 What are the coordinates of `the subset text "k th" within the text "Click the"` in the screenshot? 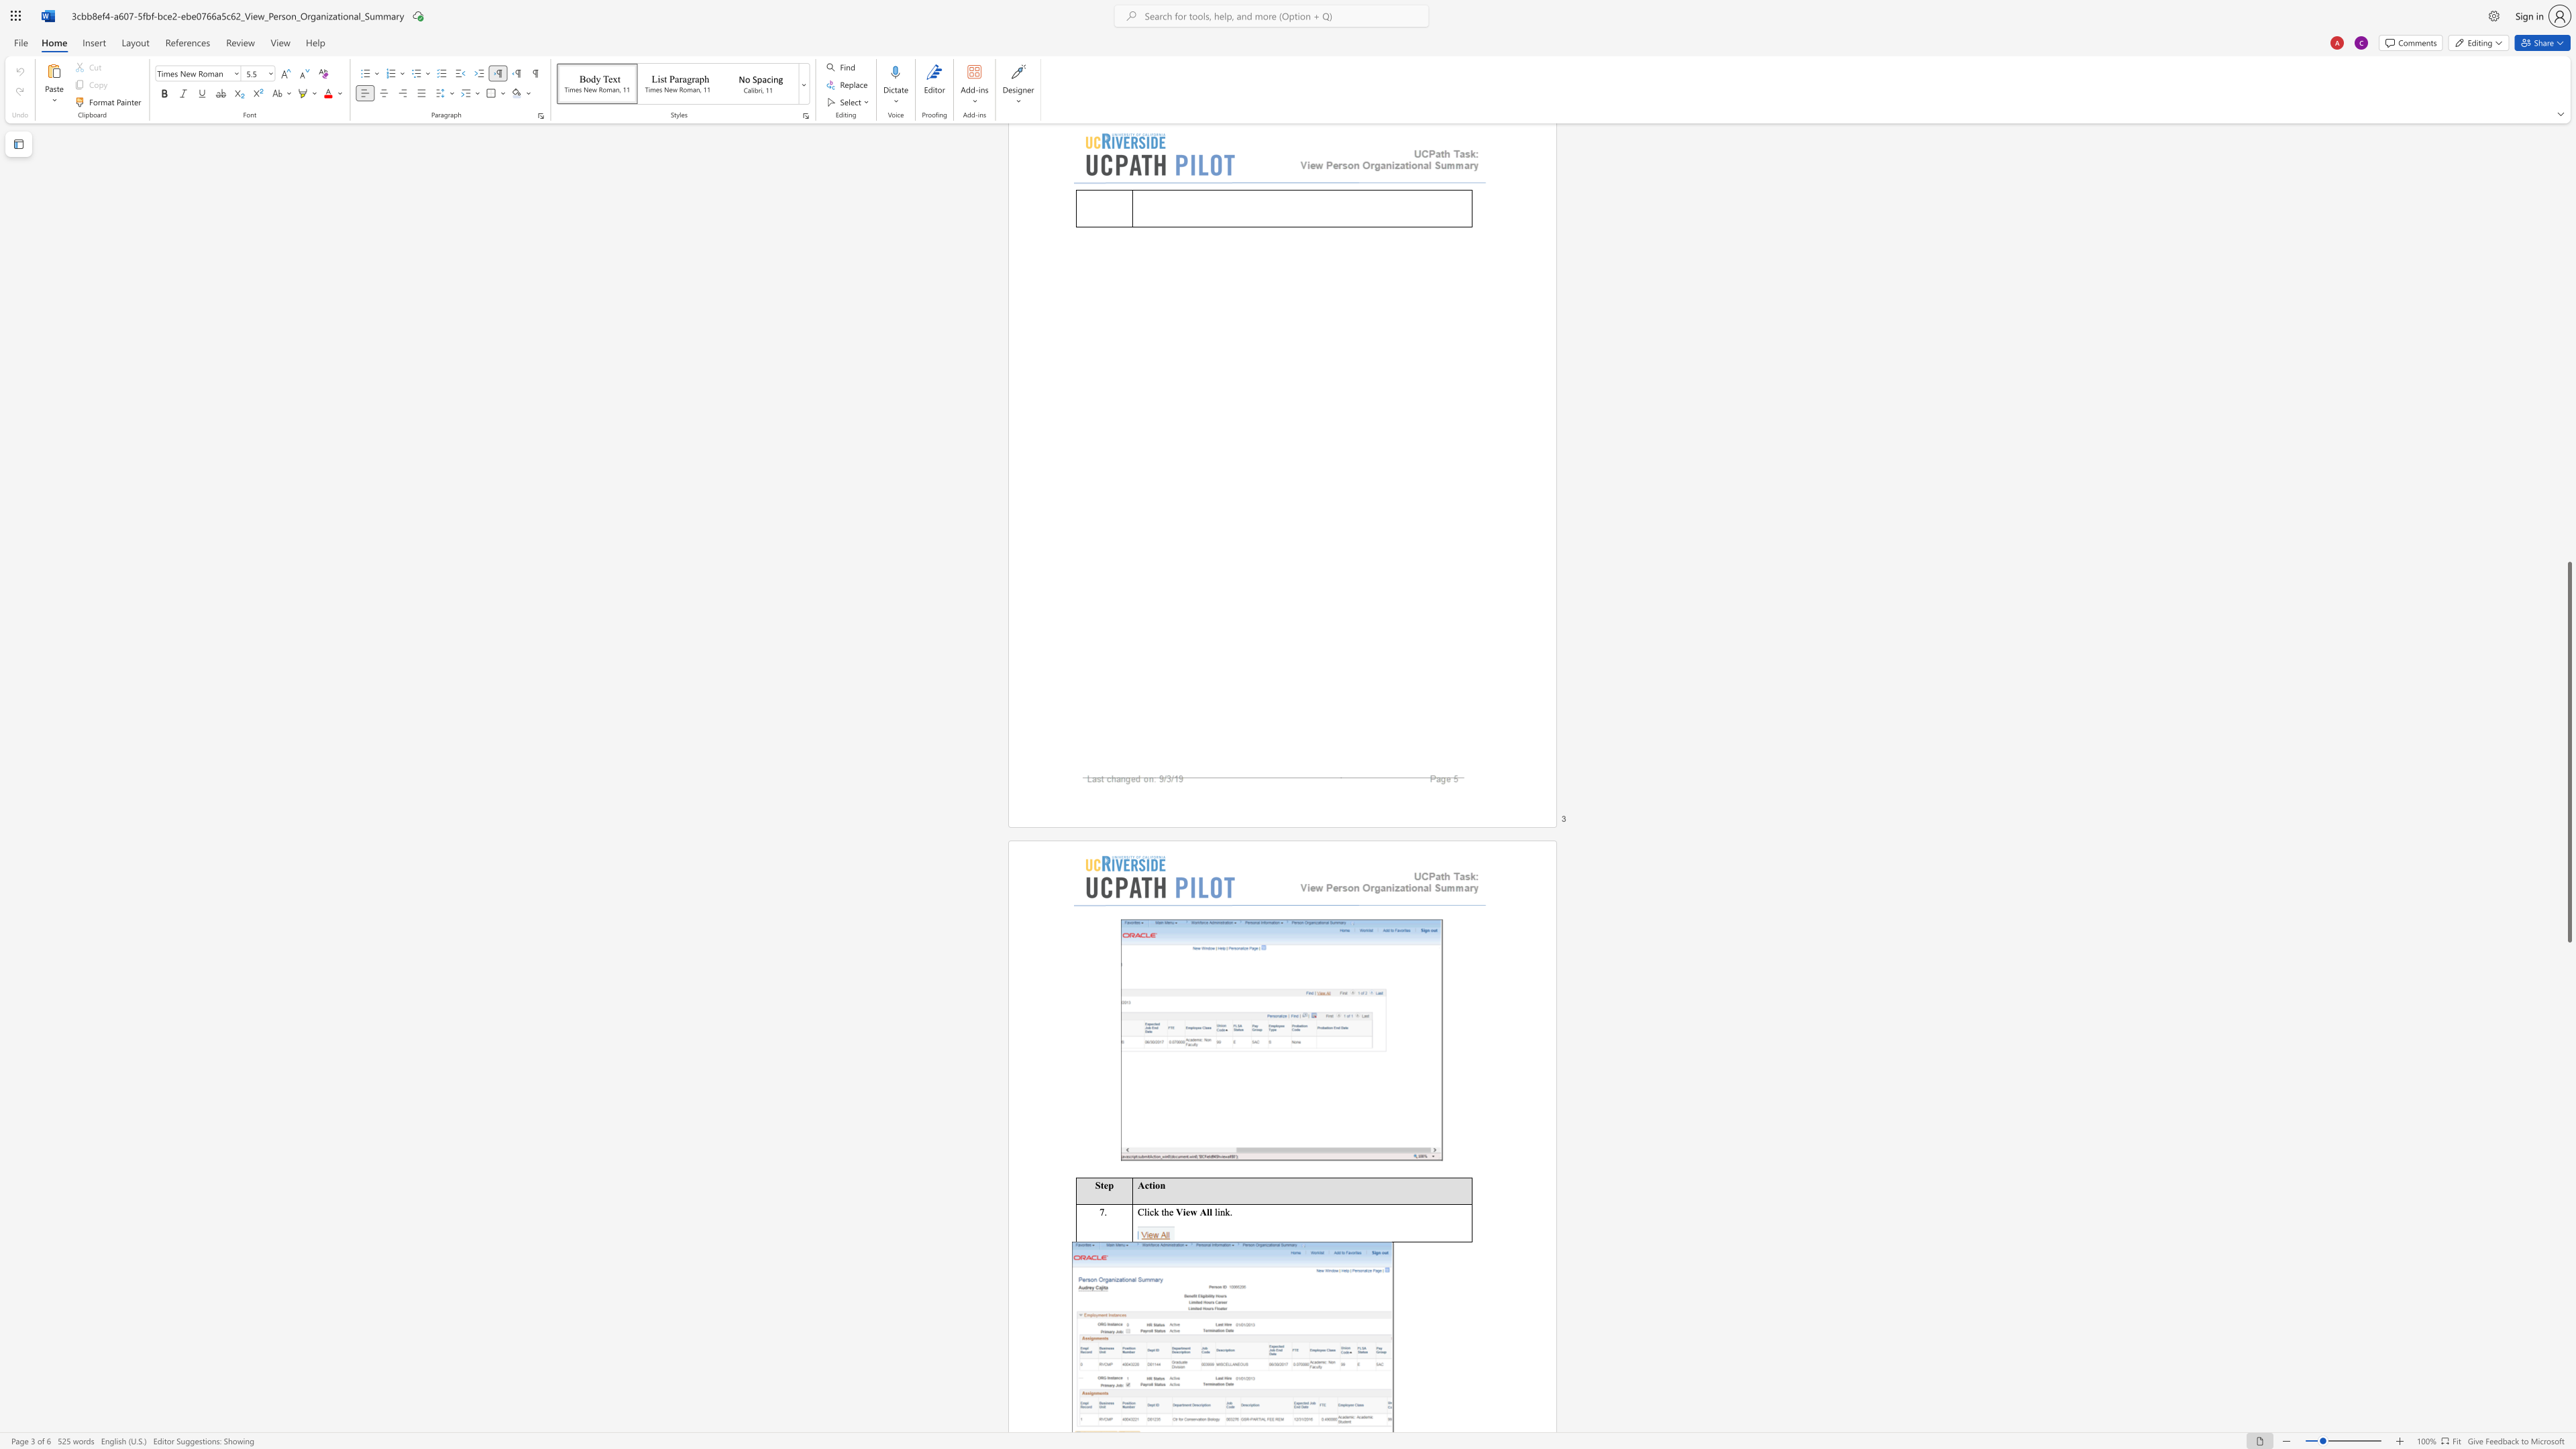 It's located at (1153, 1211).